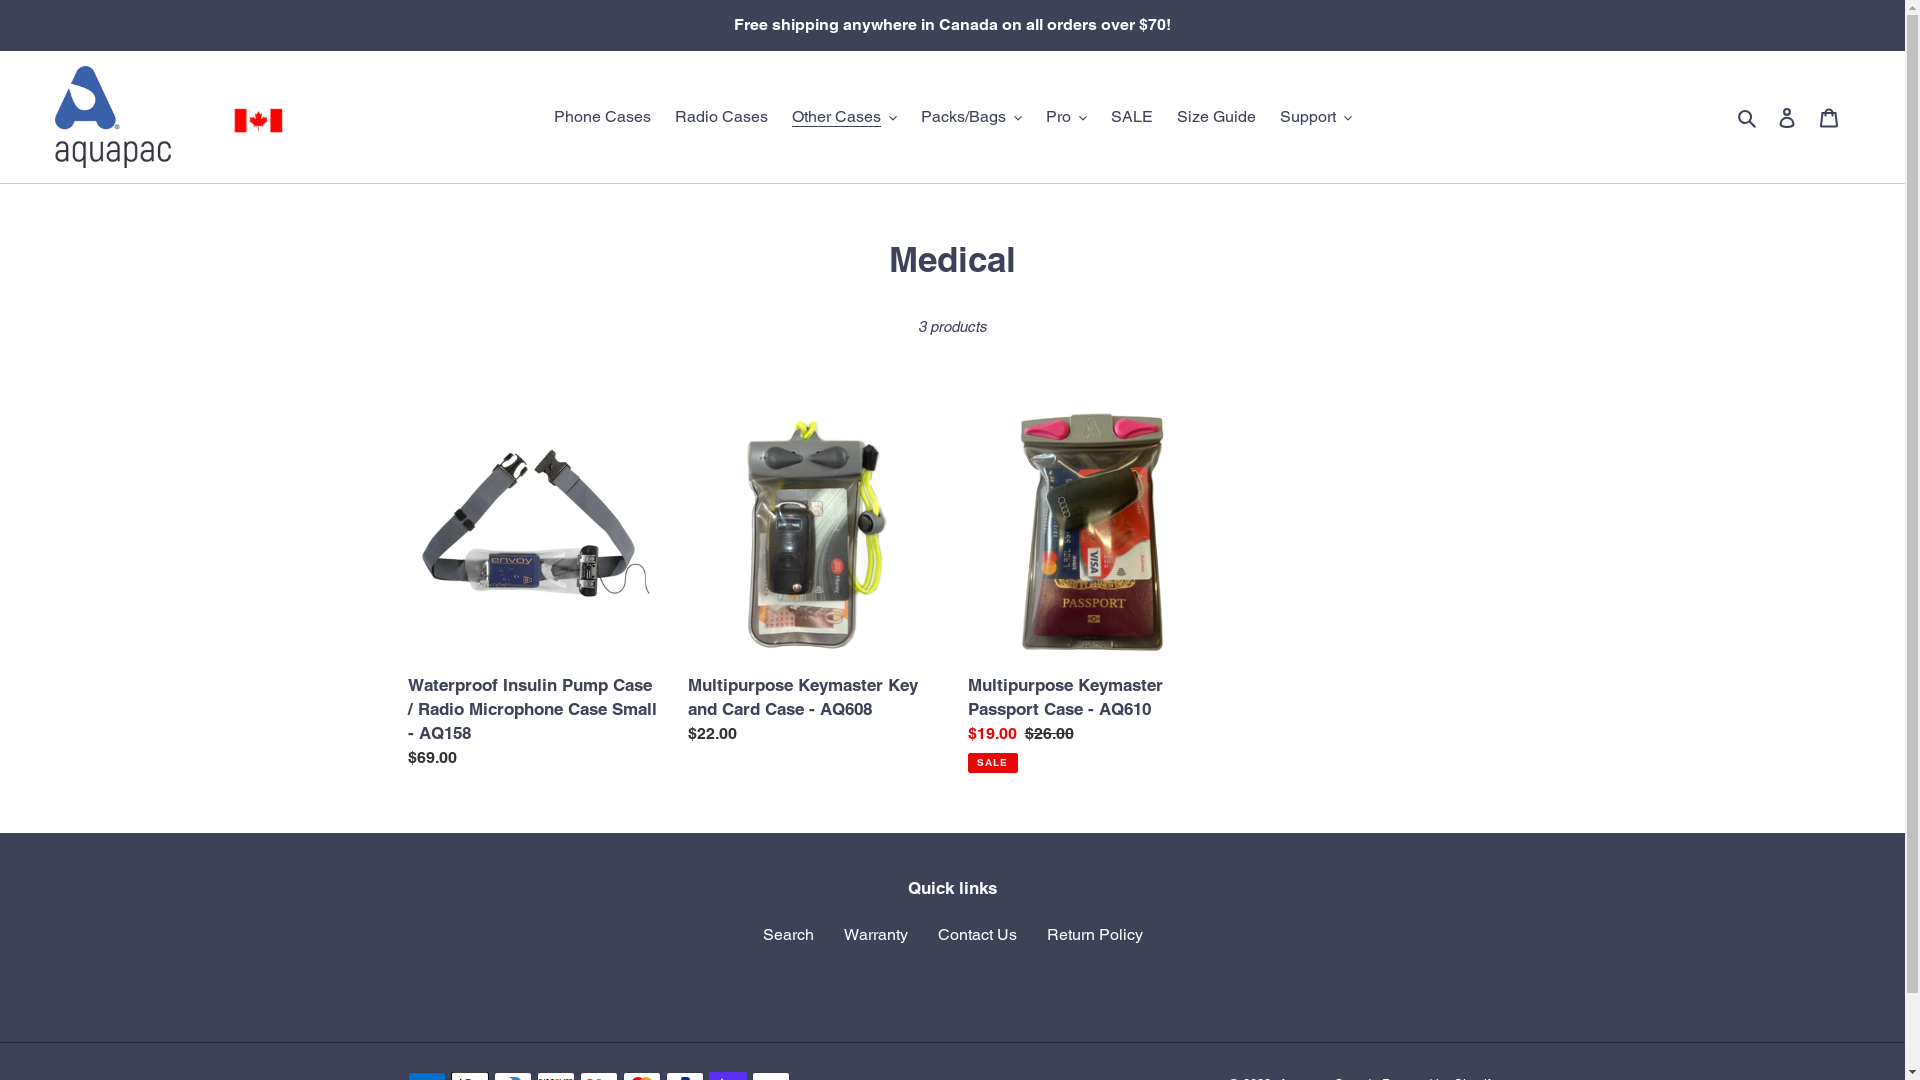 This screenshot has width=1920, height=1080. What do you see at coordinates (543, 116) in the screenshot?
I see `'Phone Cases'` at bounding box center [543, 116].